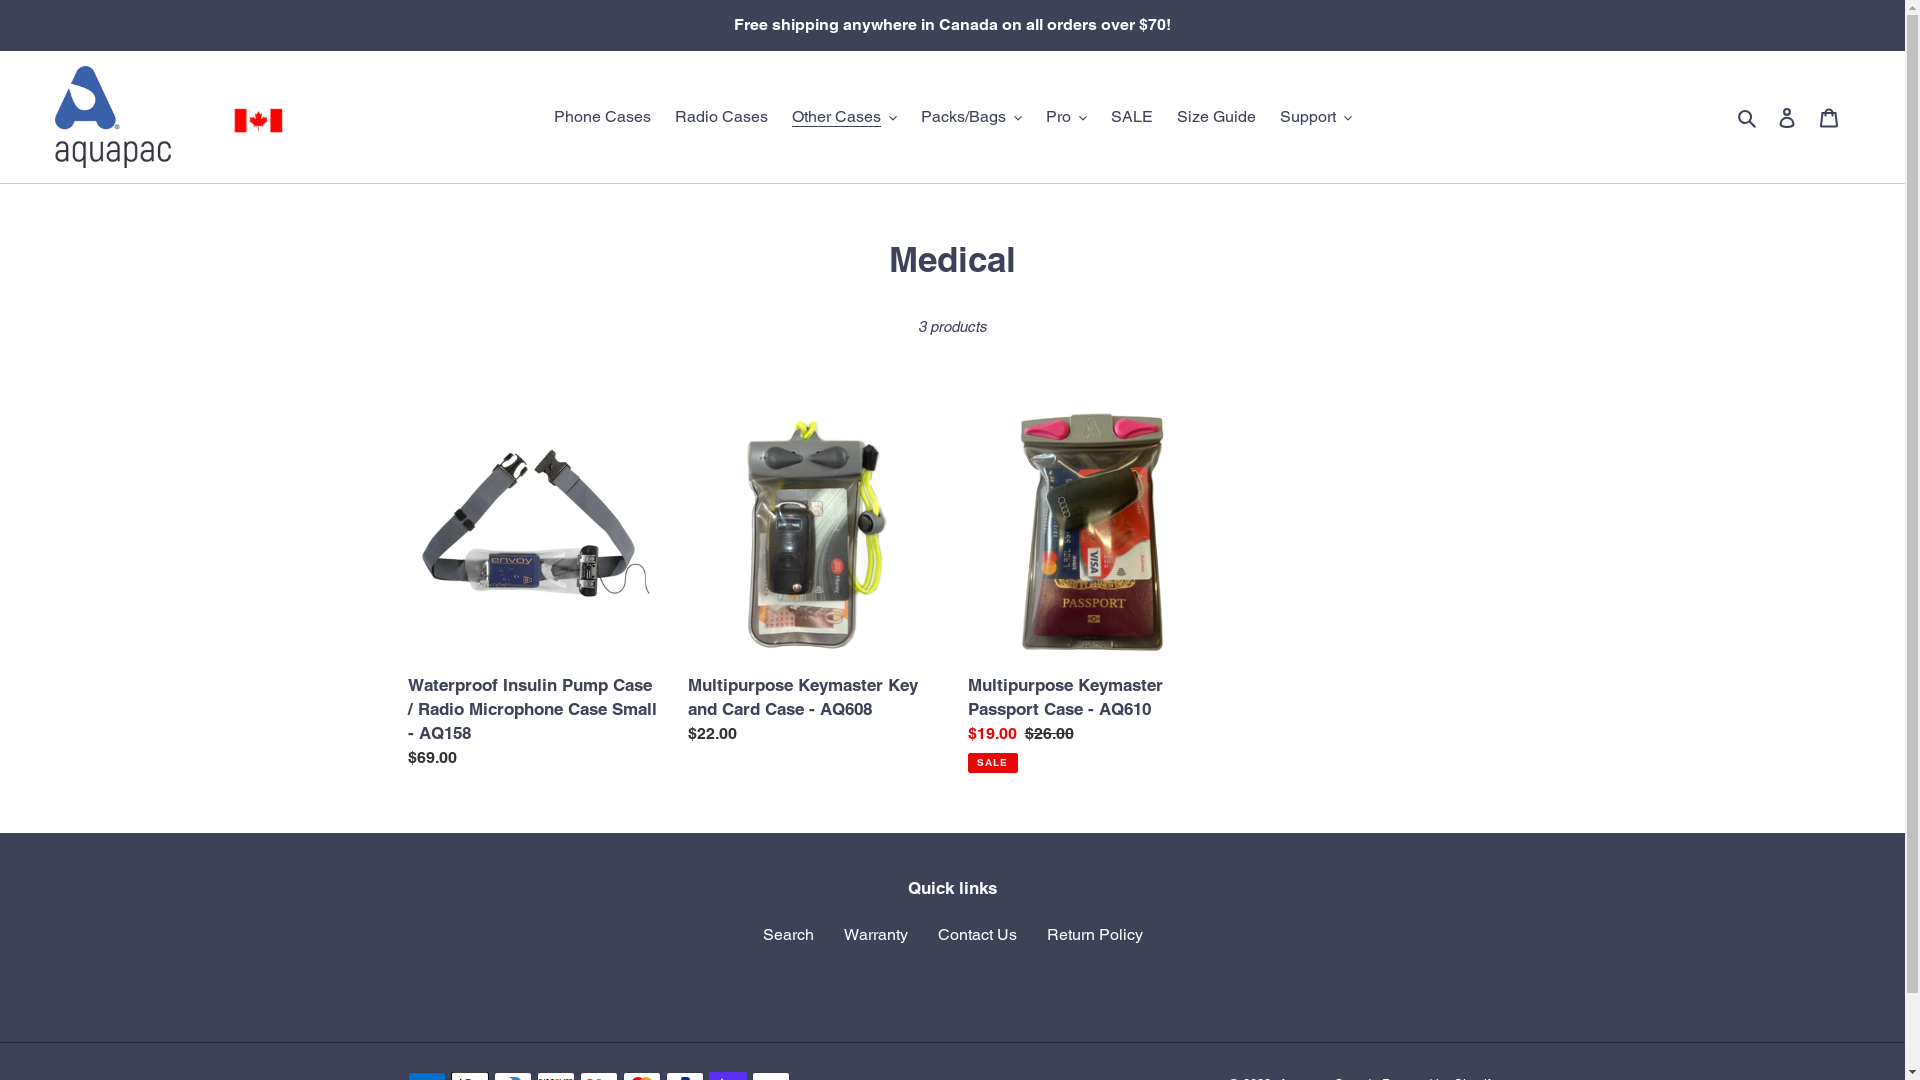 This screenshot has width=1920, height=1080. What do you see at coordinates (543, 116) in the screenshot?
I see `'Phone Cases'` at bounding box center [543, 116].